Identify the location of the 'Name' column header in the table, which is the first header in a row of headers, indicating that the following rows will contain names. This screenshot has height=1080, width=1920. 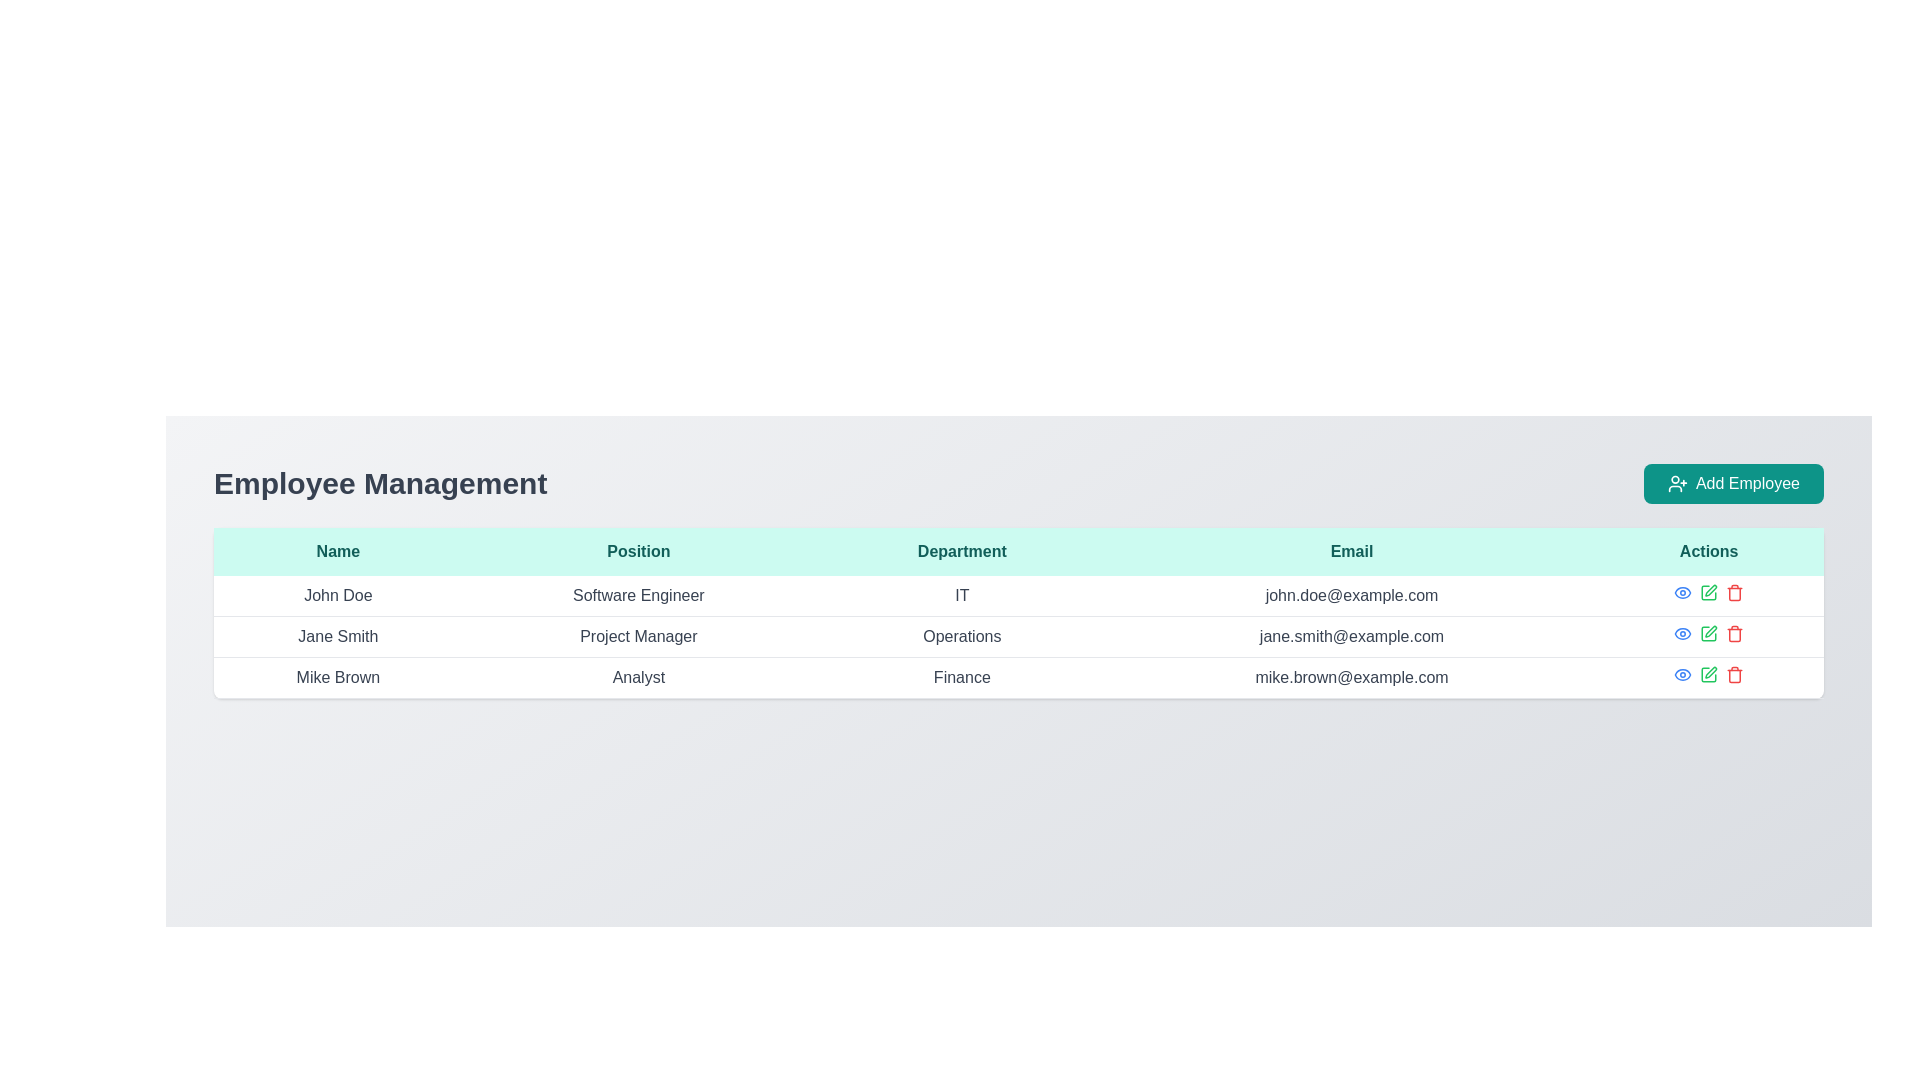
(338, 551).